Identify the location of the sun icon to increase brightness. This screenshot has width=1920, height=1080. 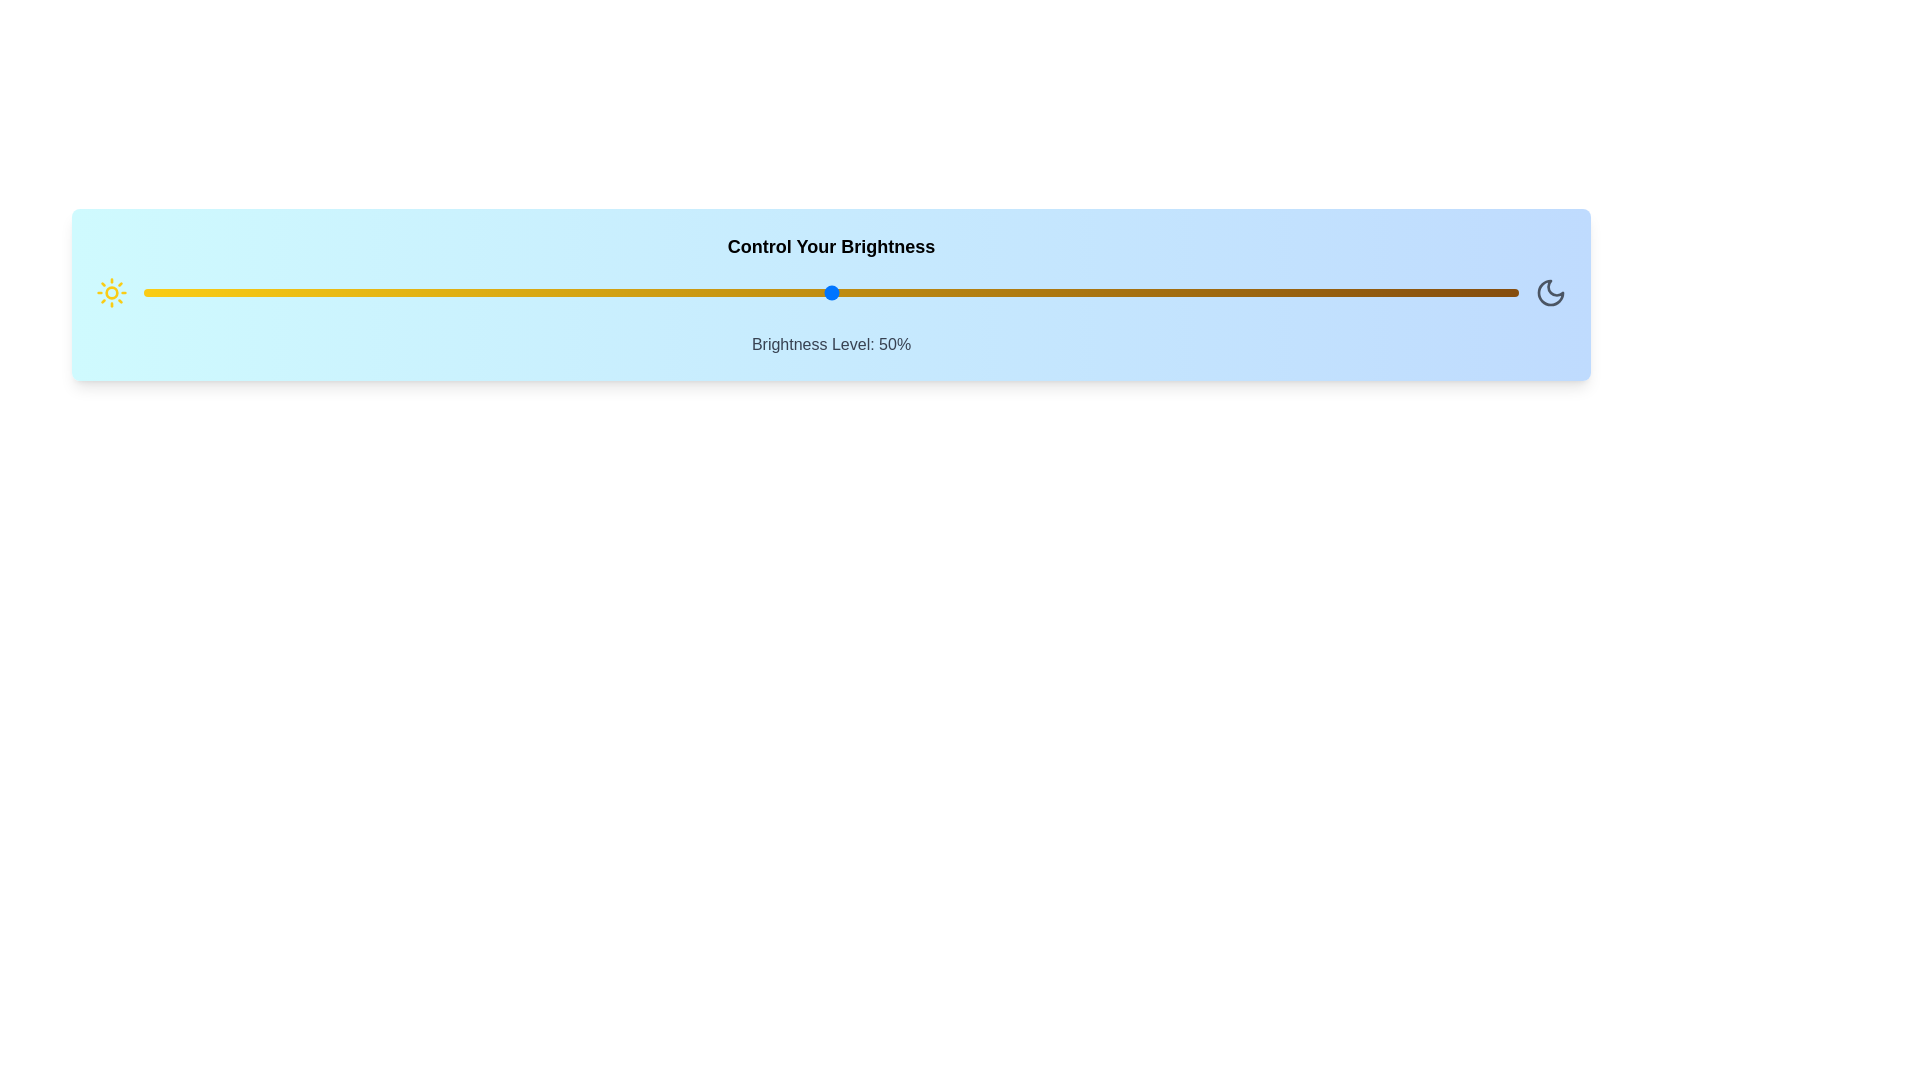
(110, 293).